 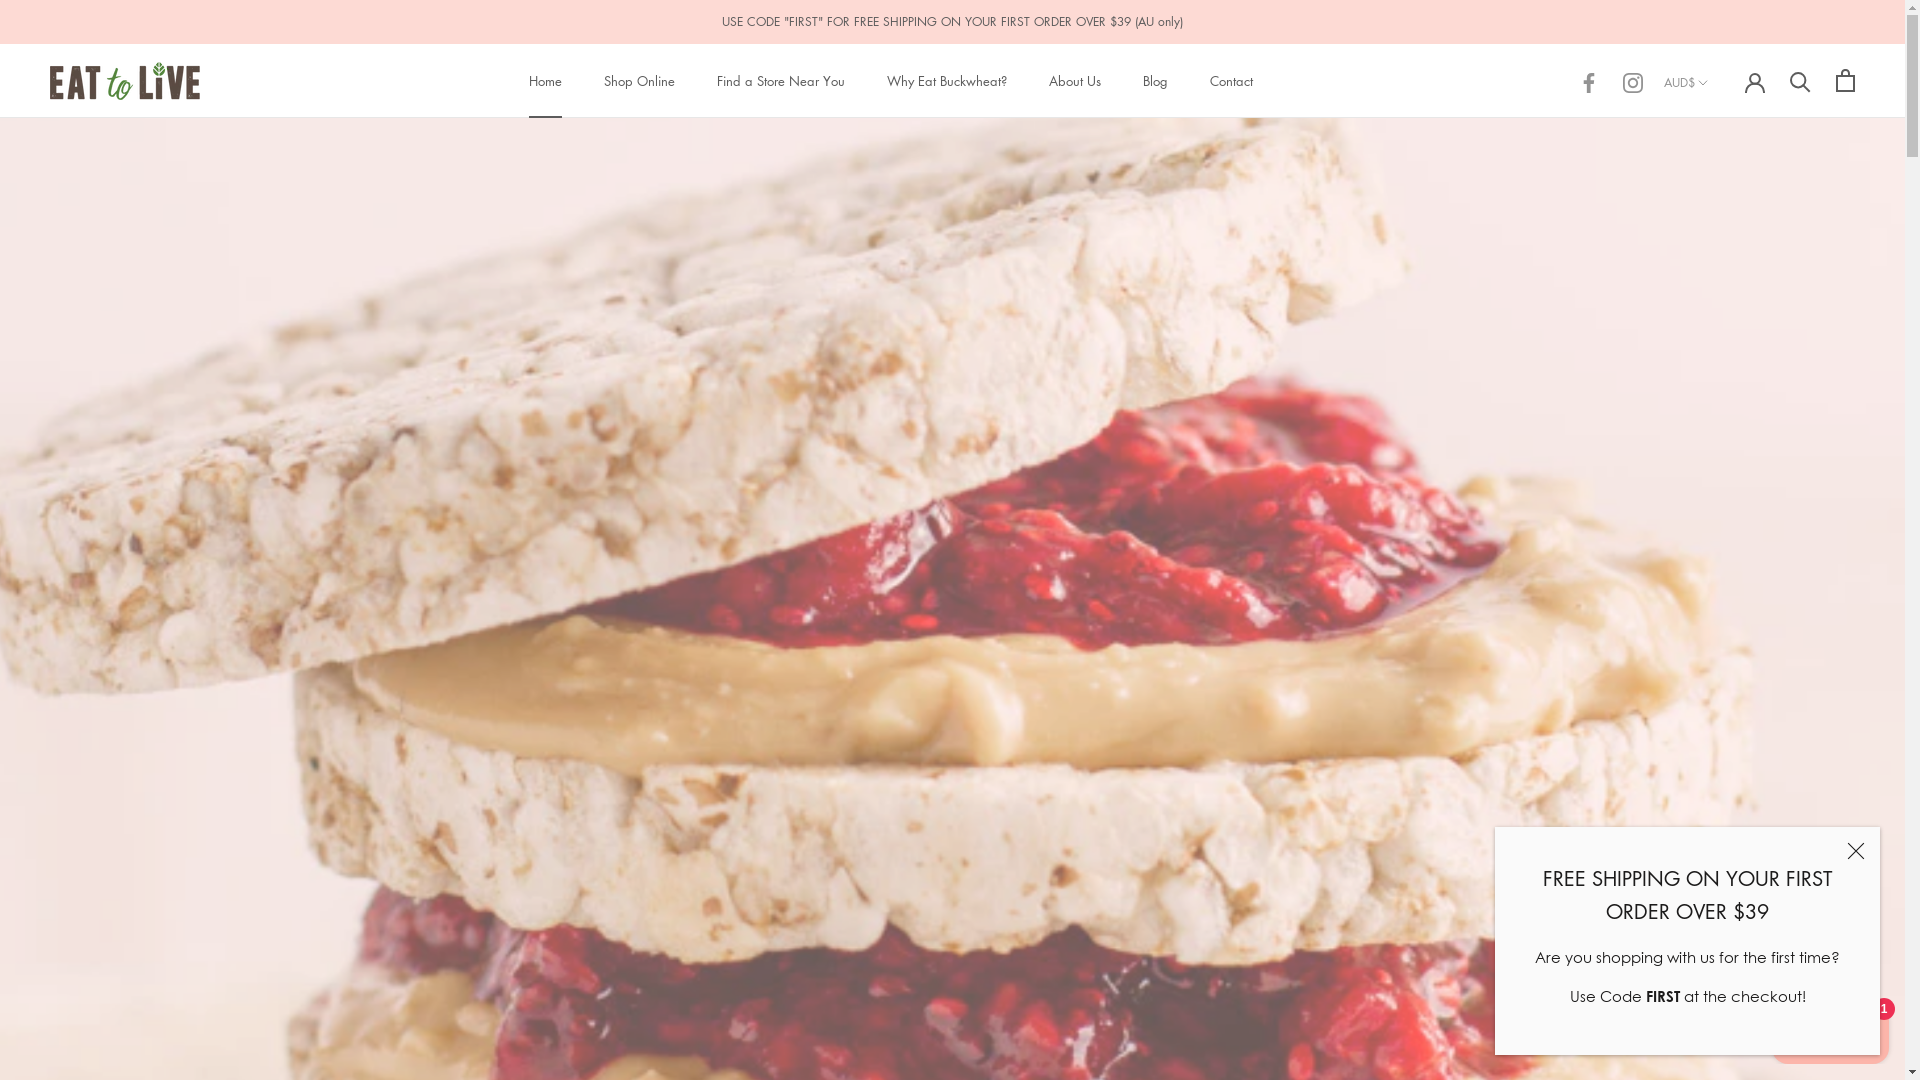 What do you see at coordinates (944, 79) in the screenshot?
I see `'Why Eat Buckwheat?` at bounding box center [944, 79].